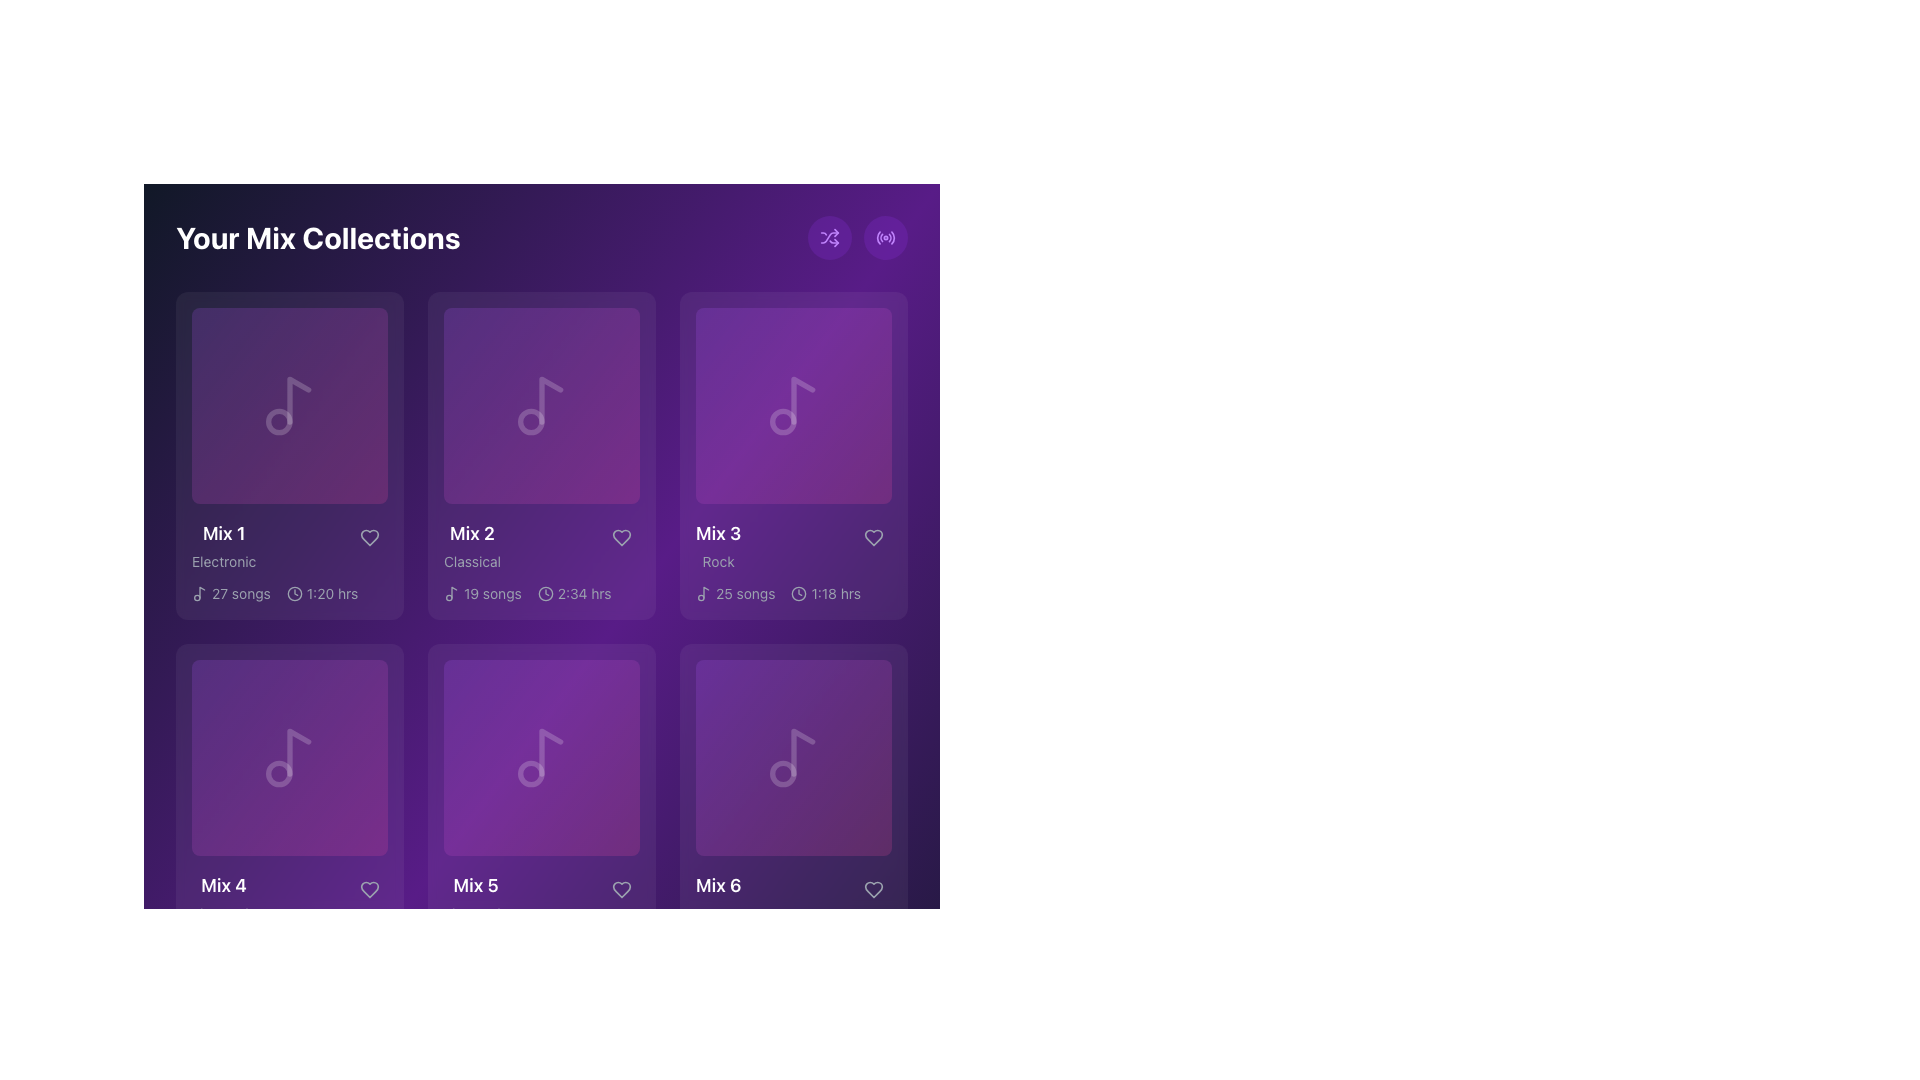 The width and height of the screenshot is (1920, 1080). Describe the element at coordinates (369, 536) in the screenshot. I see `the favorite icon located in the lower-right section of the 'Mix 1' card to mark it as a favorite` at that location.